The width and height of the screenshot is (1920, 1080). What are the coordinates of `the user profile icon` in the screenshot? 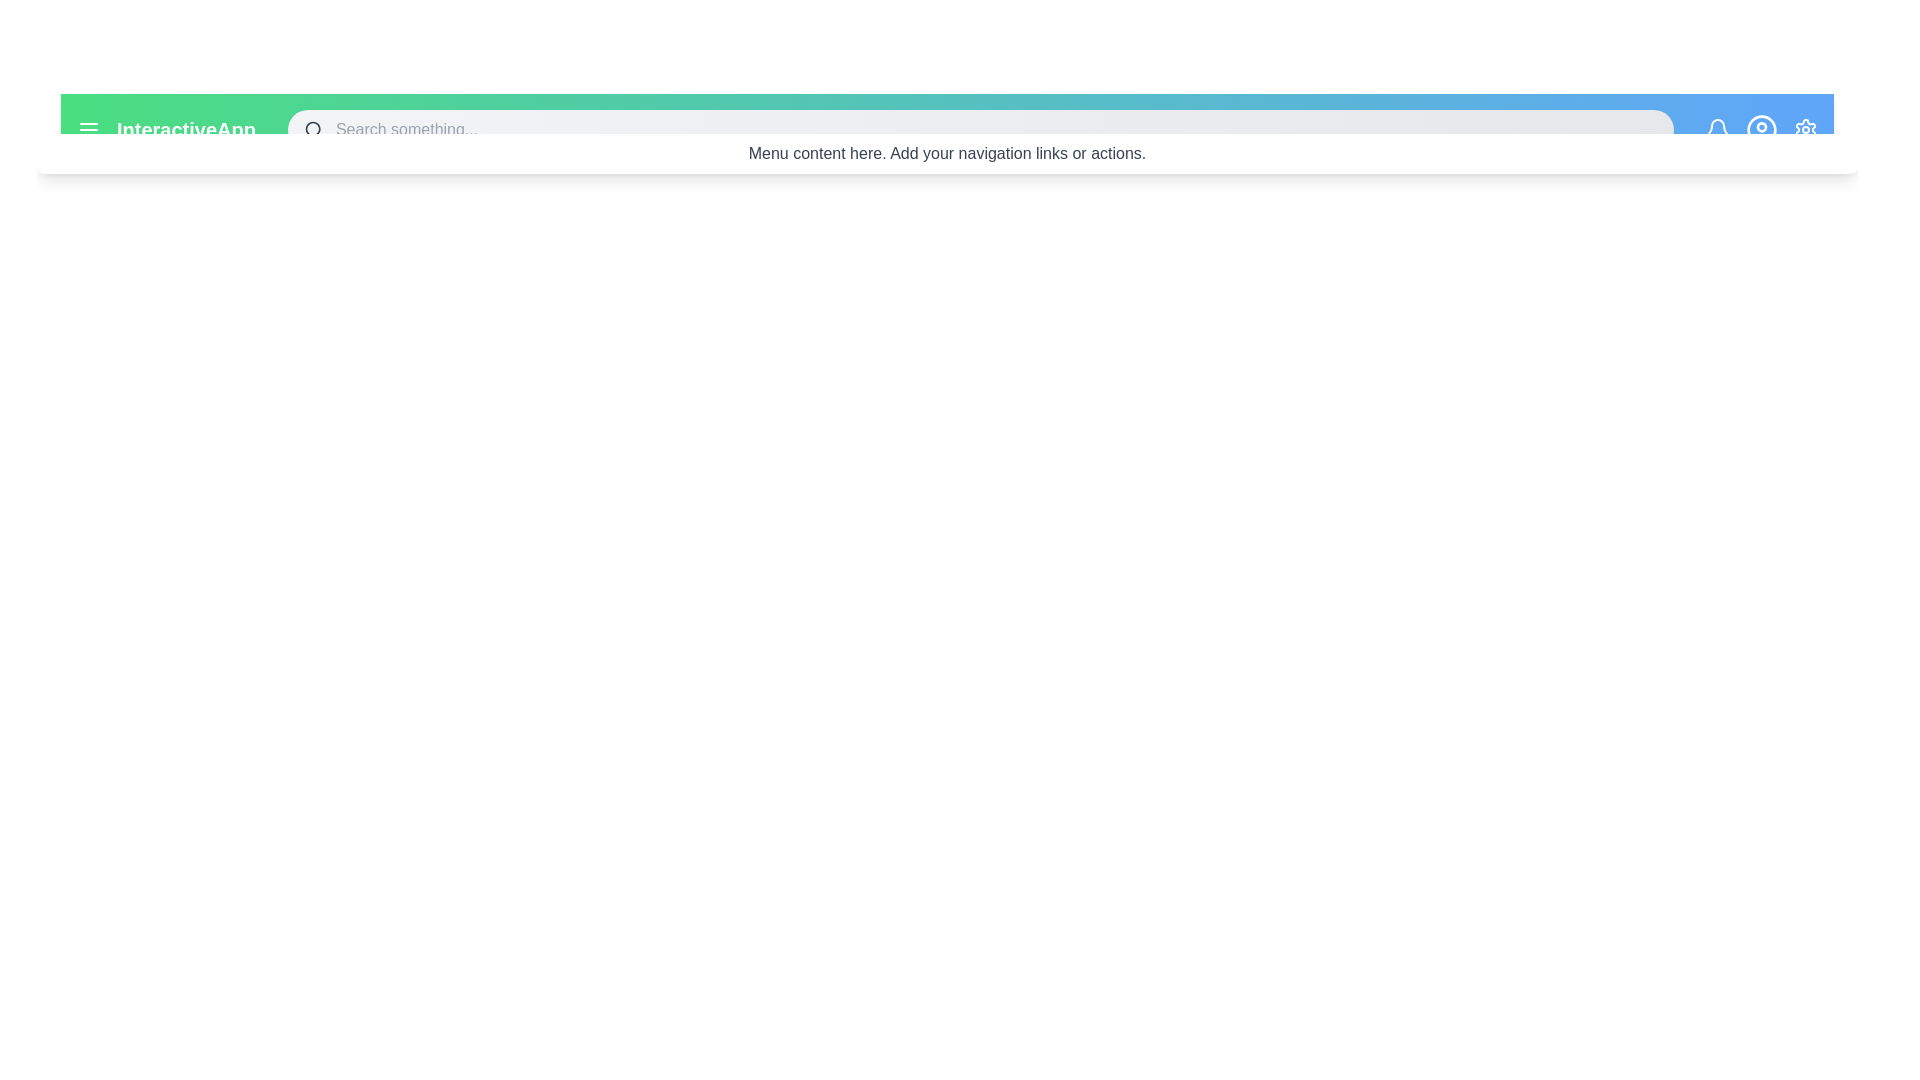 It's located at (1761, 130).